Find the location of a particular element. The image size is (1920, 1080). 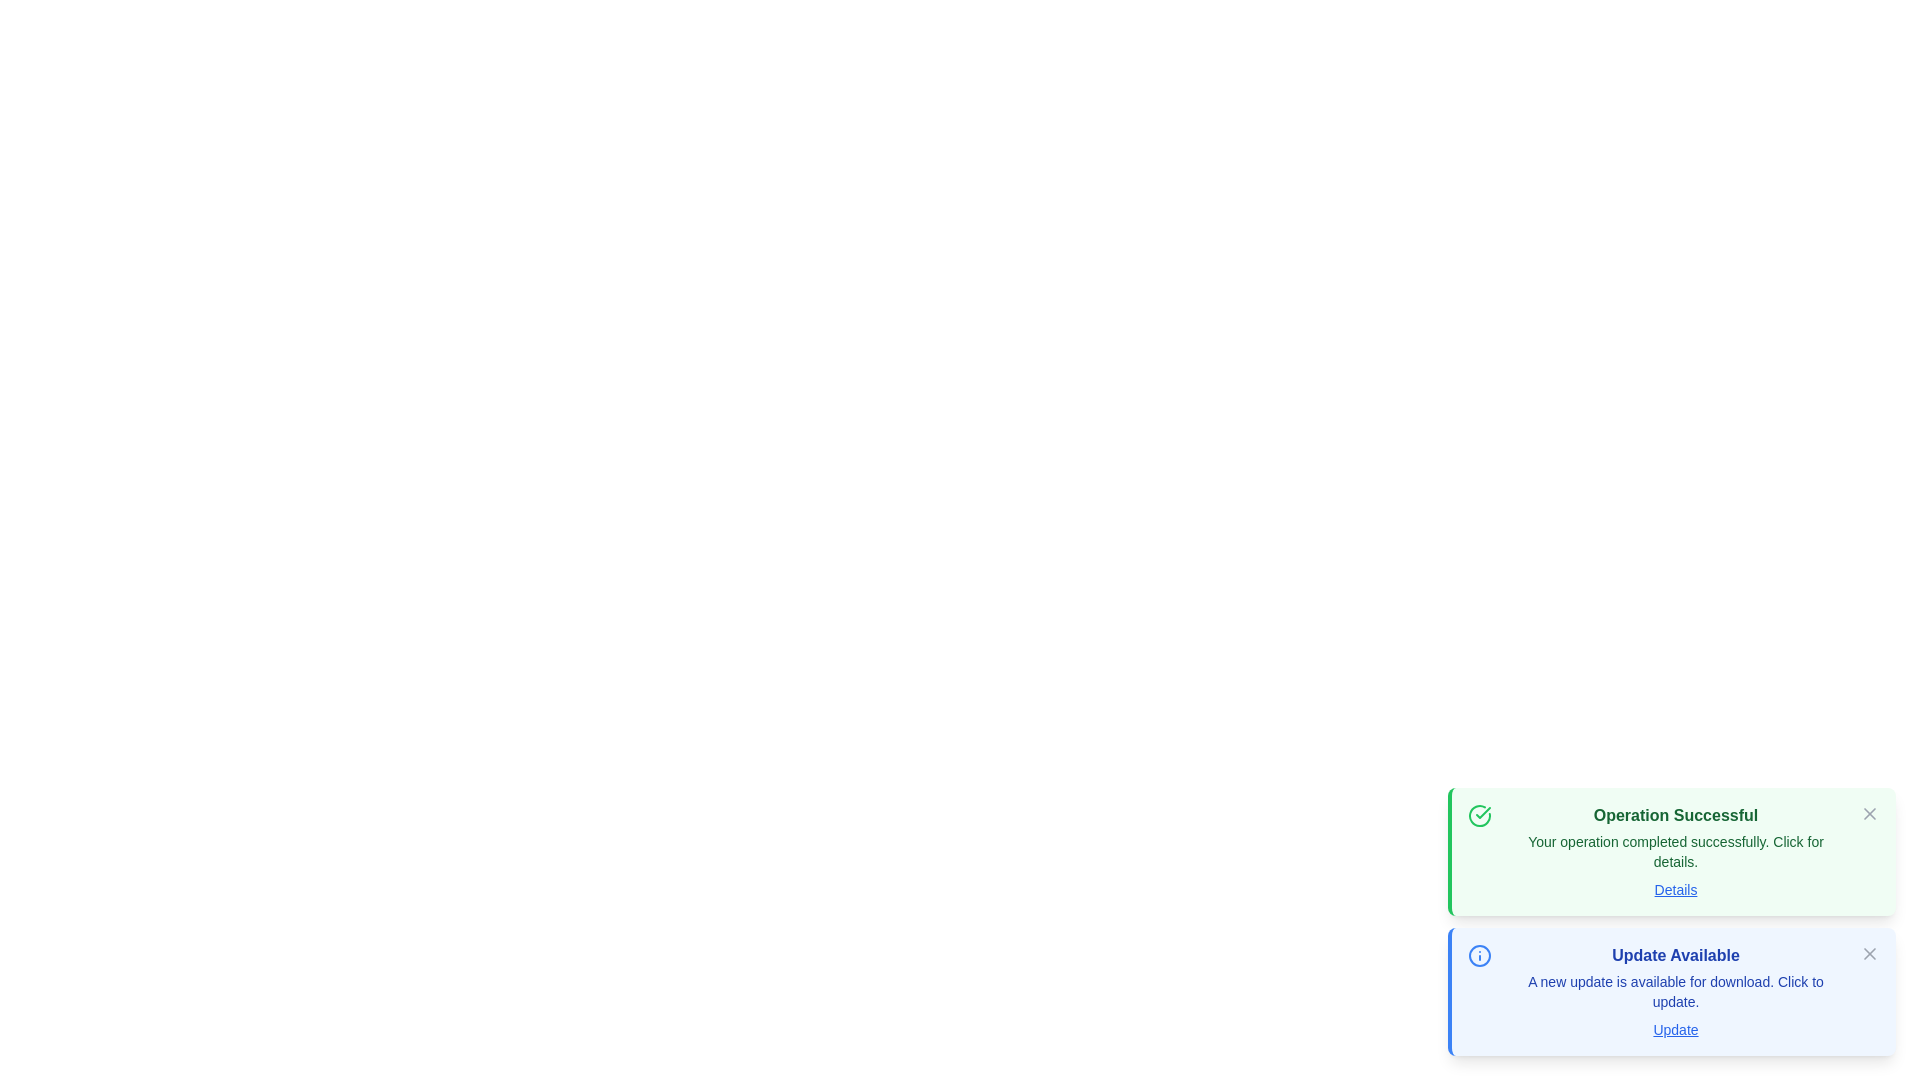

the informational icon indicating an update available, which is positioned to the left of the text content within the notification box labeled 'Update Available' is located at coordinates (1479, 955).